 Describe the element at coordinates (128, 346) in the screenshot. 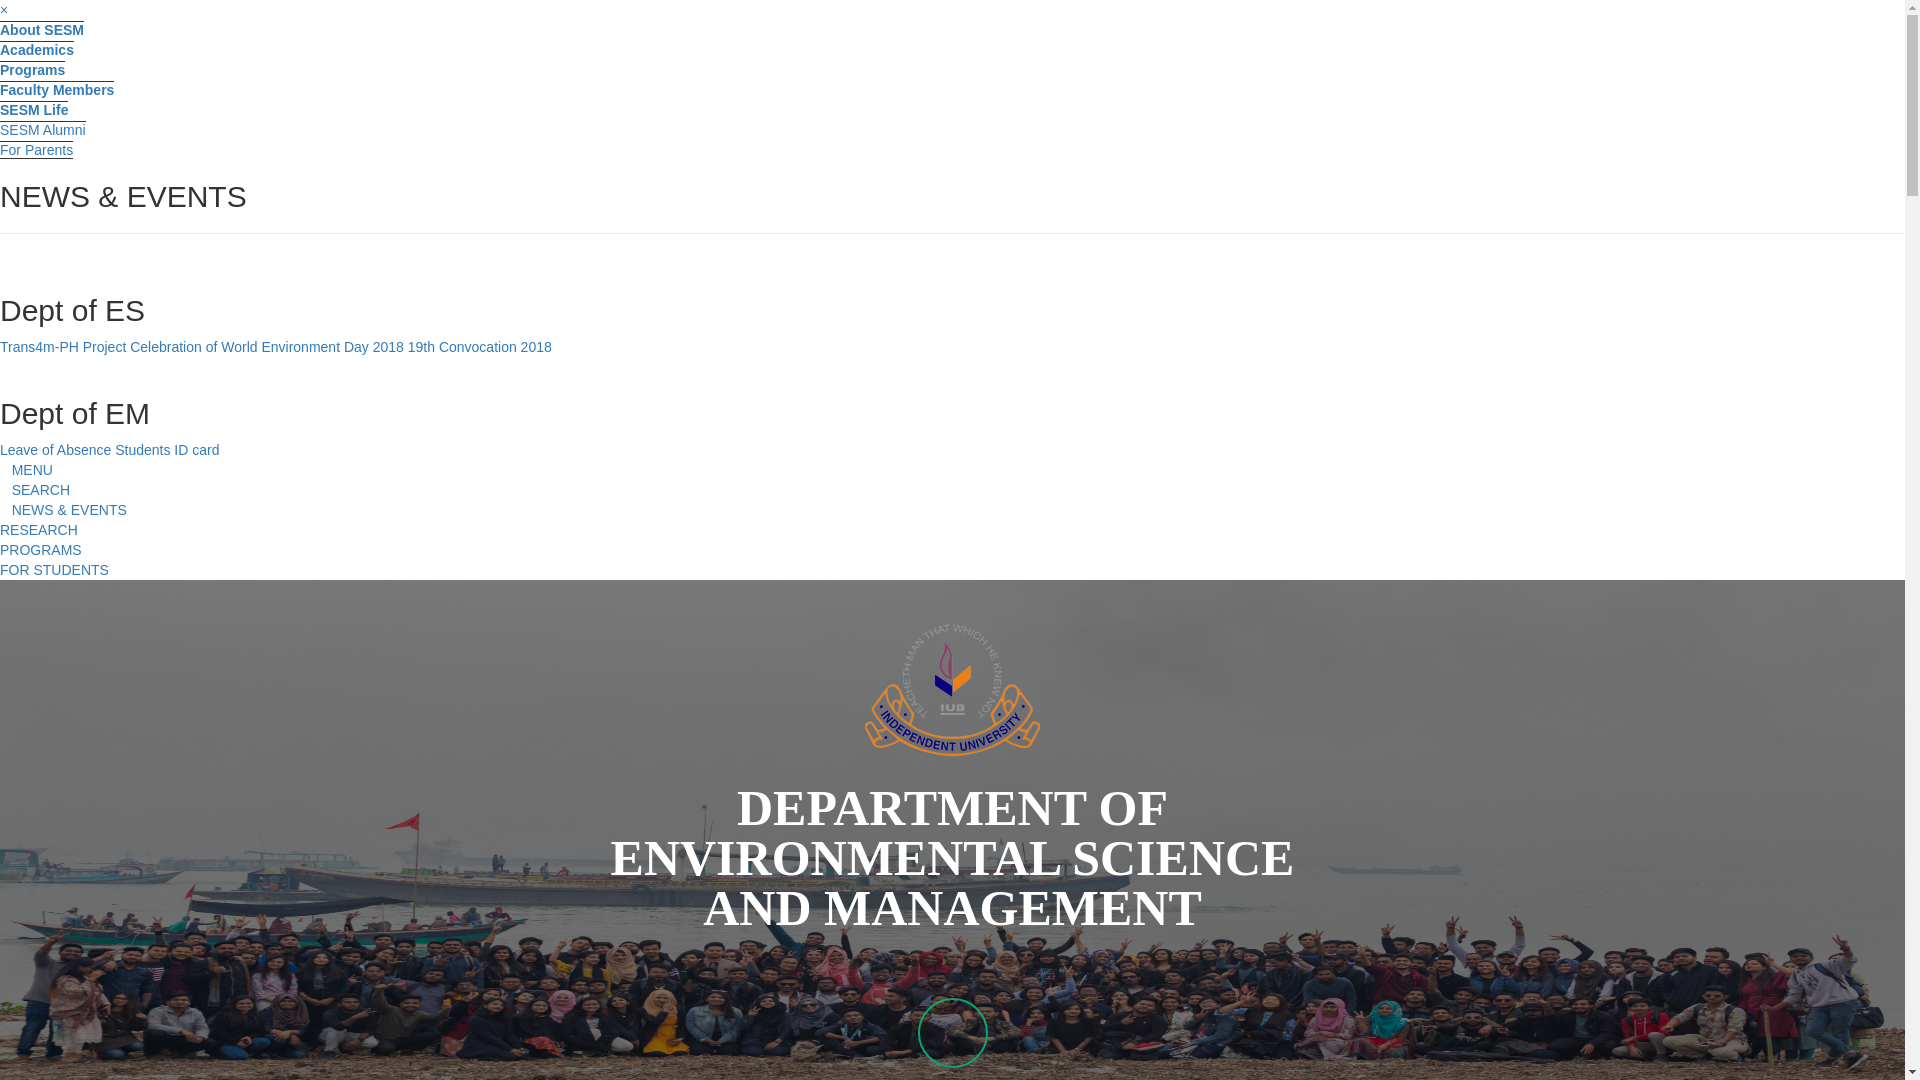

I see `'Celebration of World Environment Day 2018'` at that location.